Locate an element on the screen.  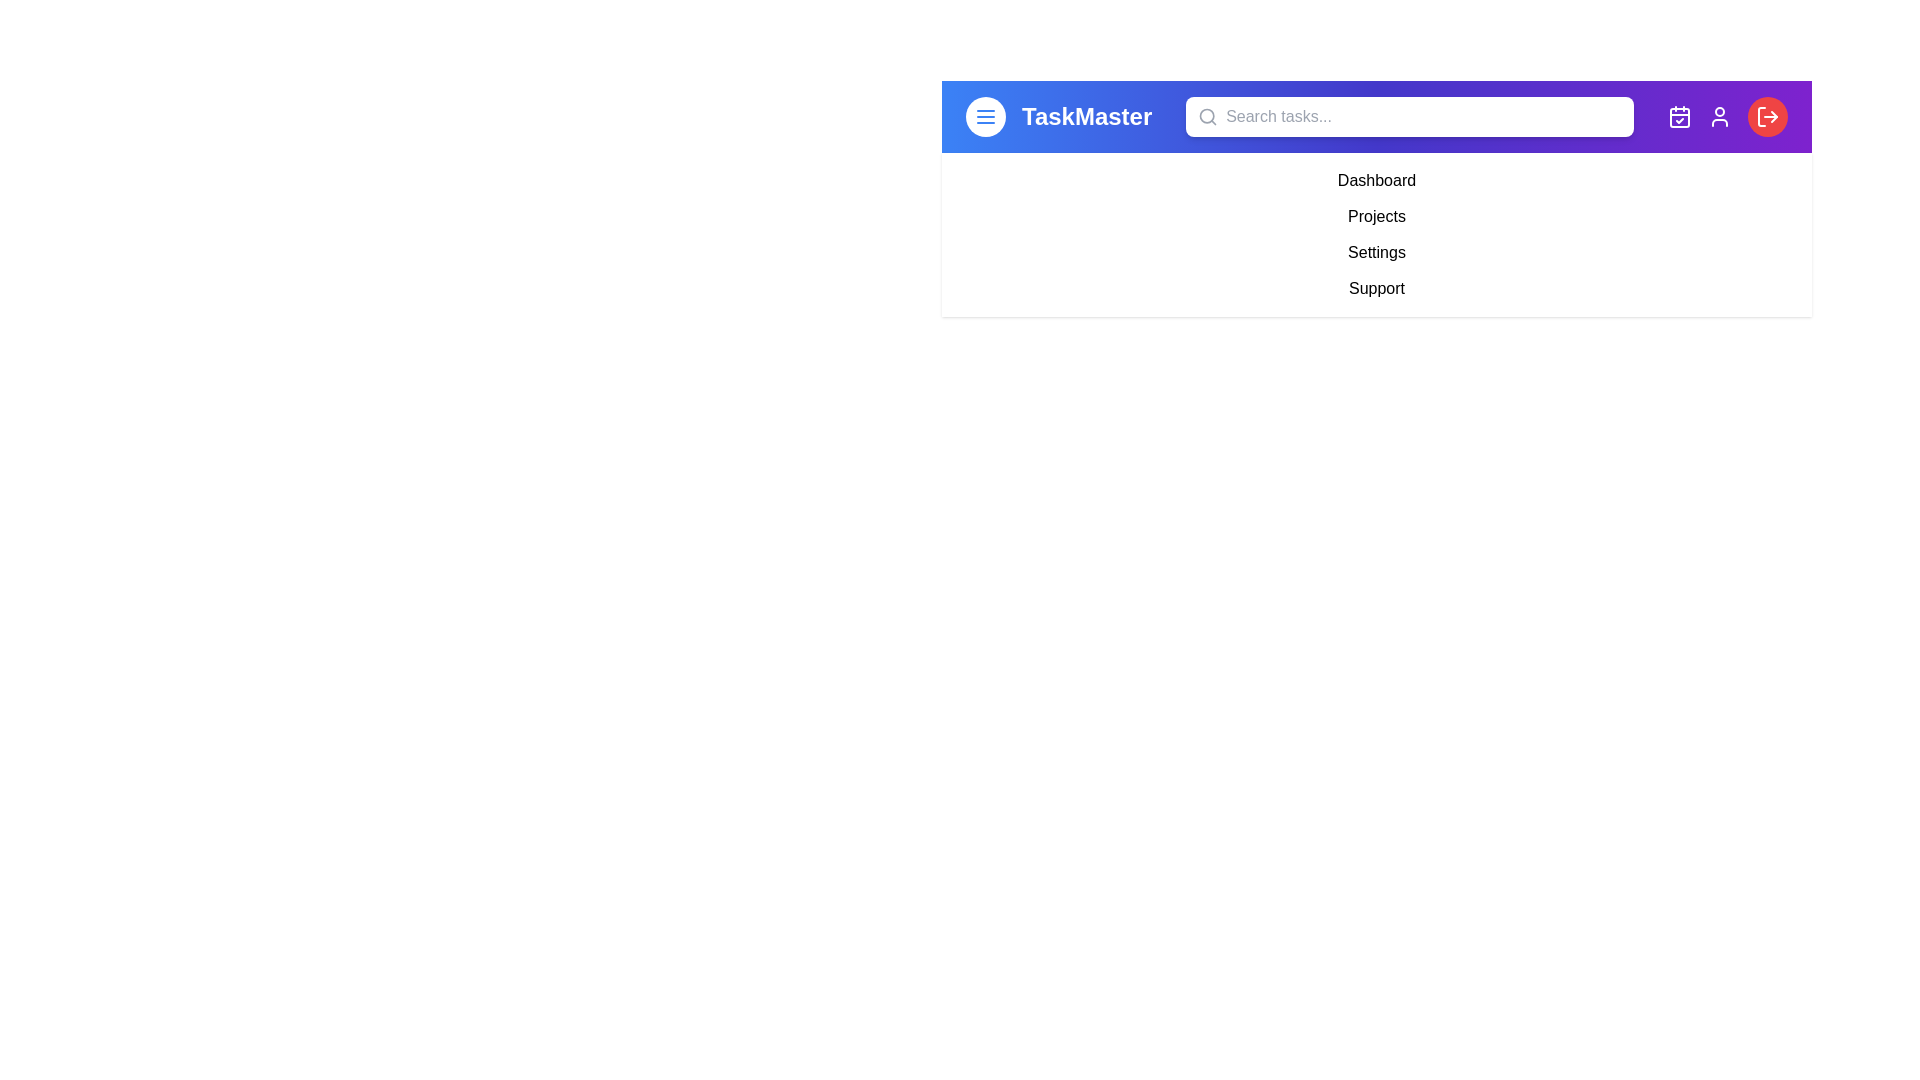
the logout button to log out of the application is located at coordinates (1766, 116).